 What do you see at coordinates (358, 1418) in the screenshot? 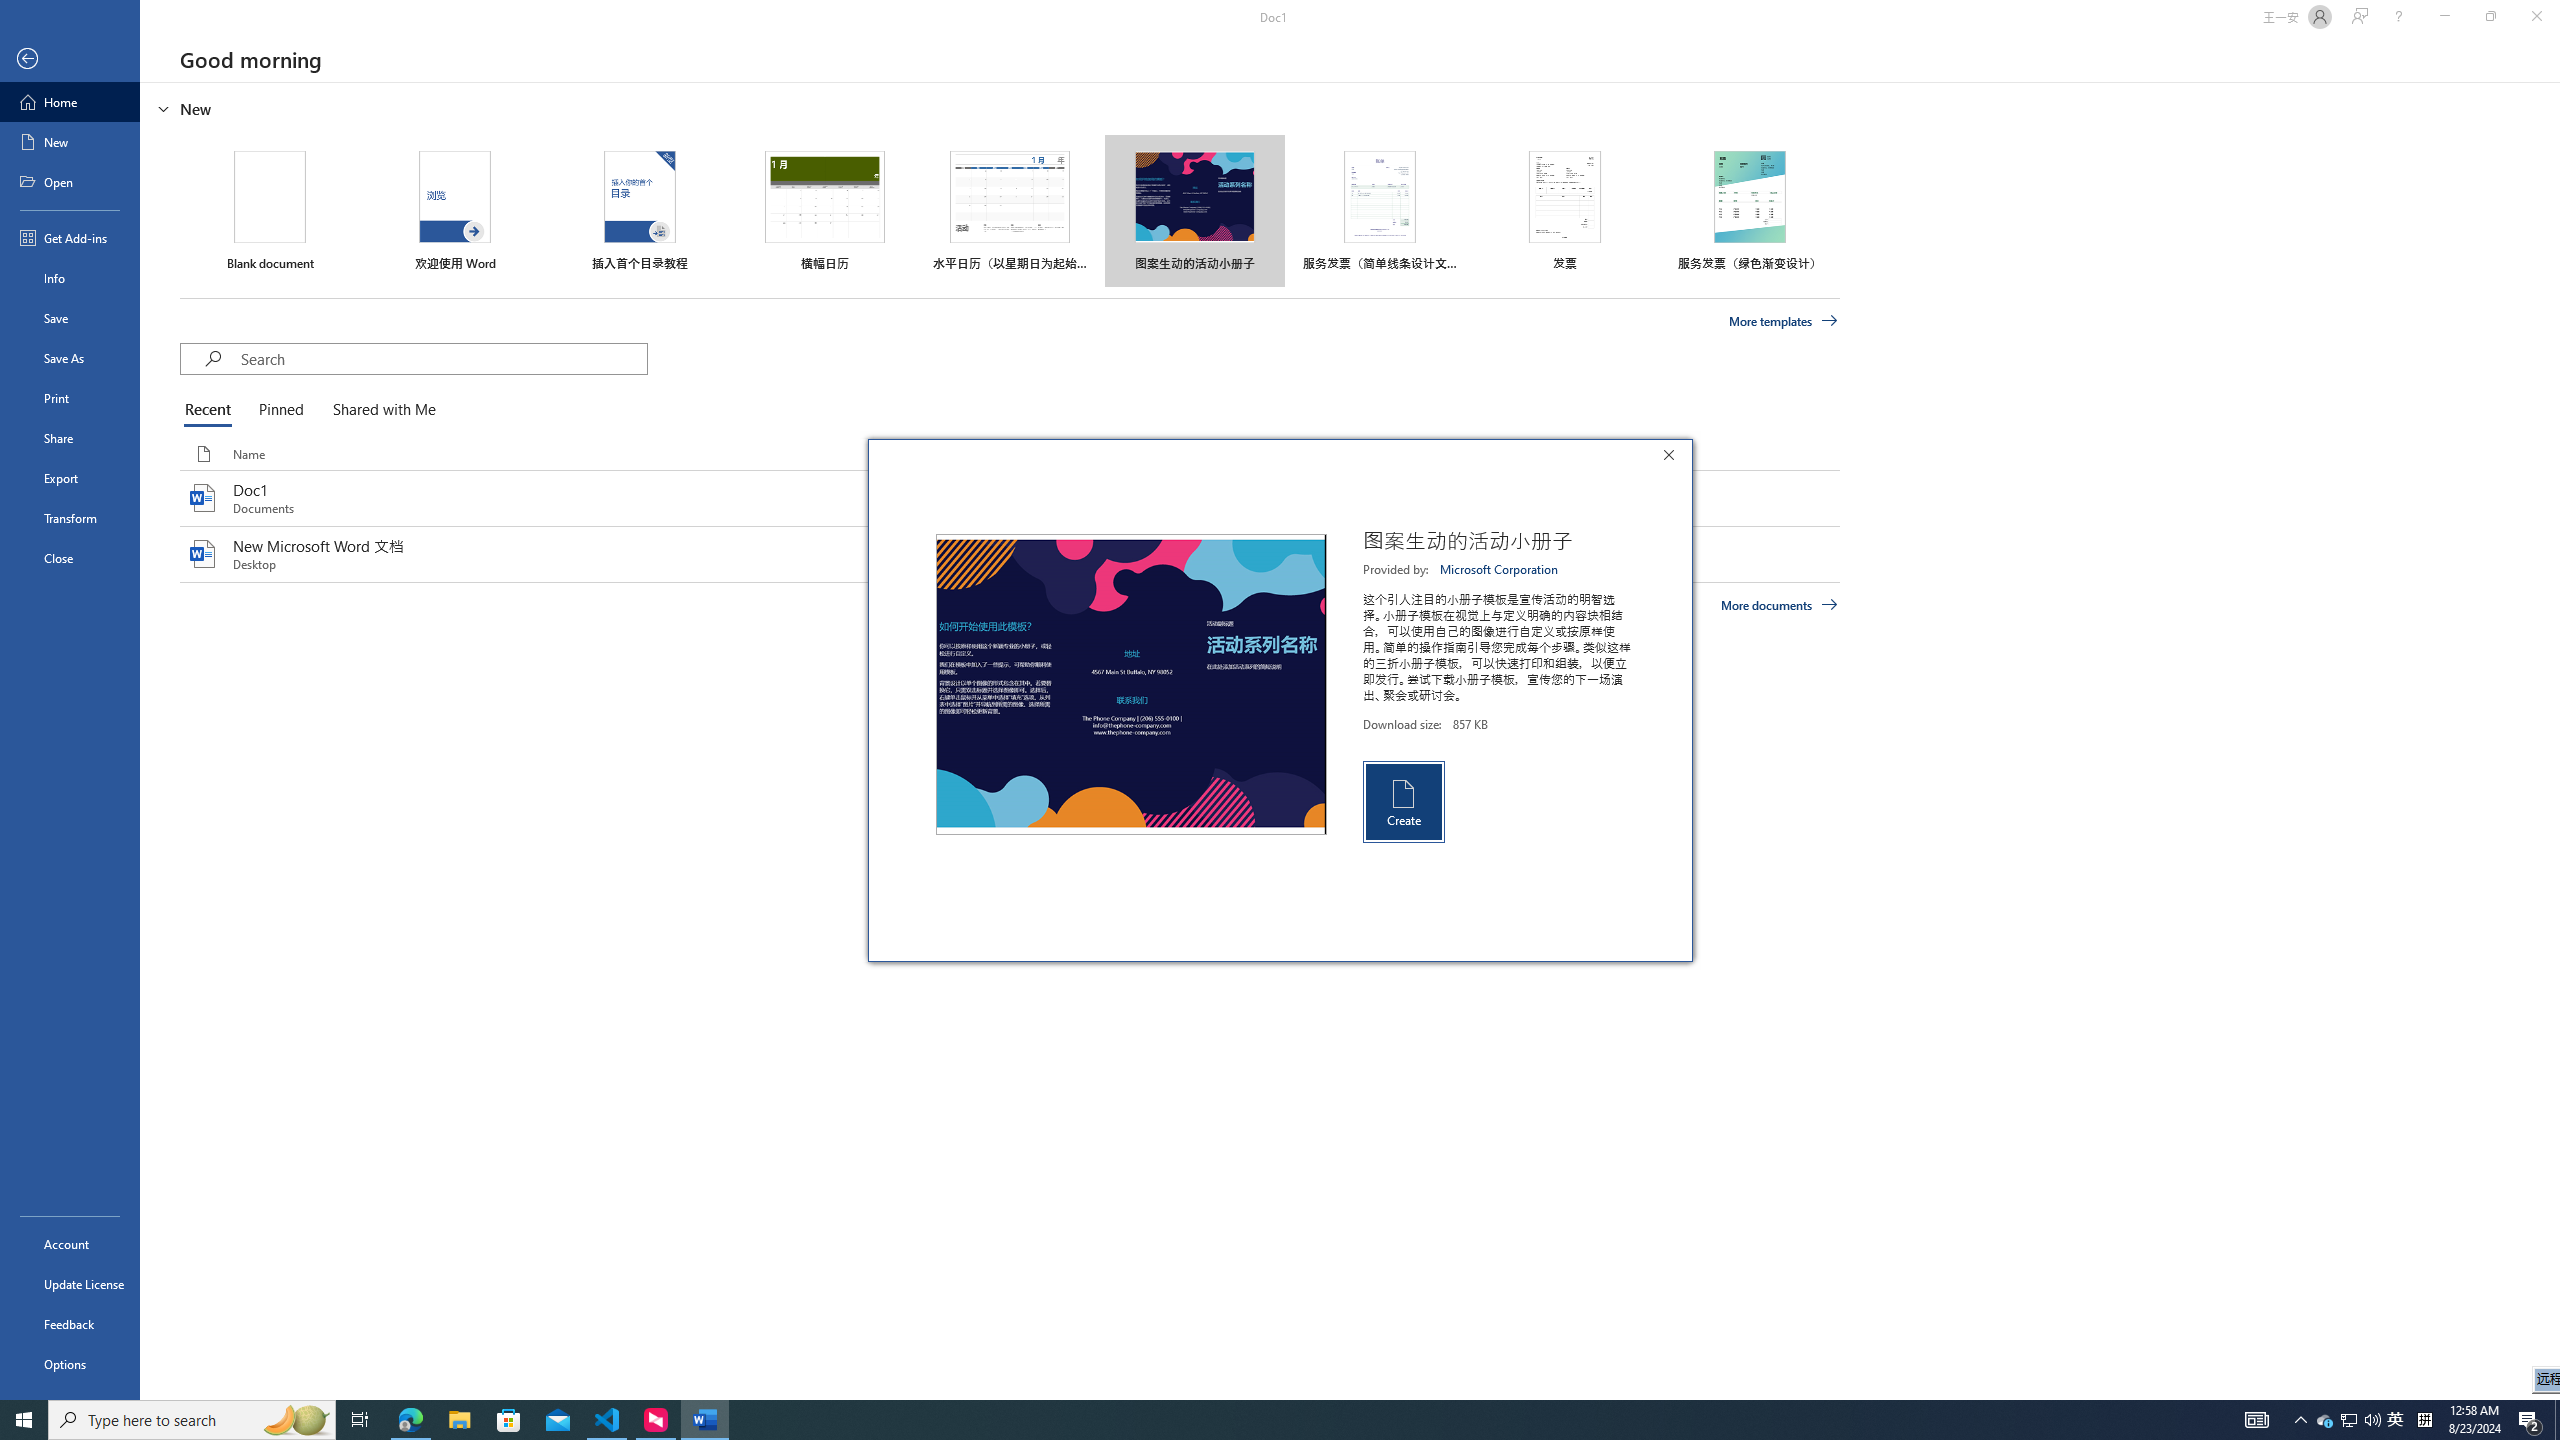
I see `'Task View'` at bounding box center [358, 1418].